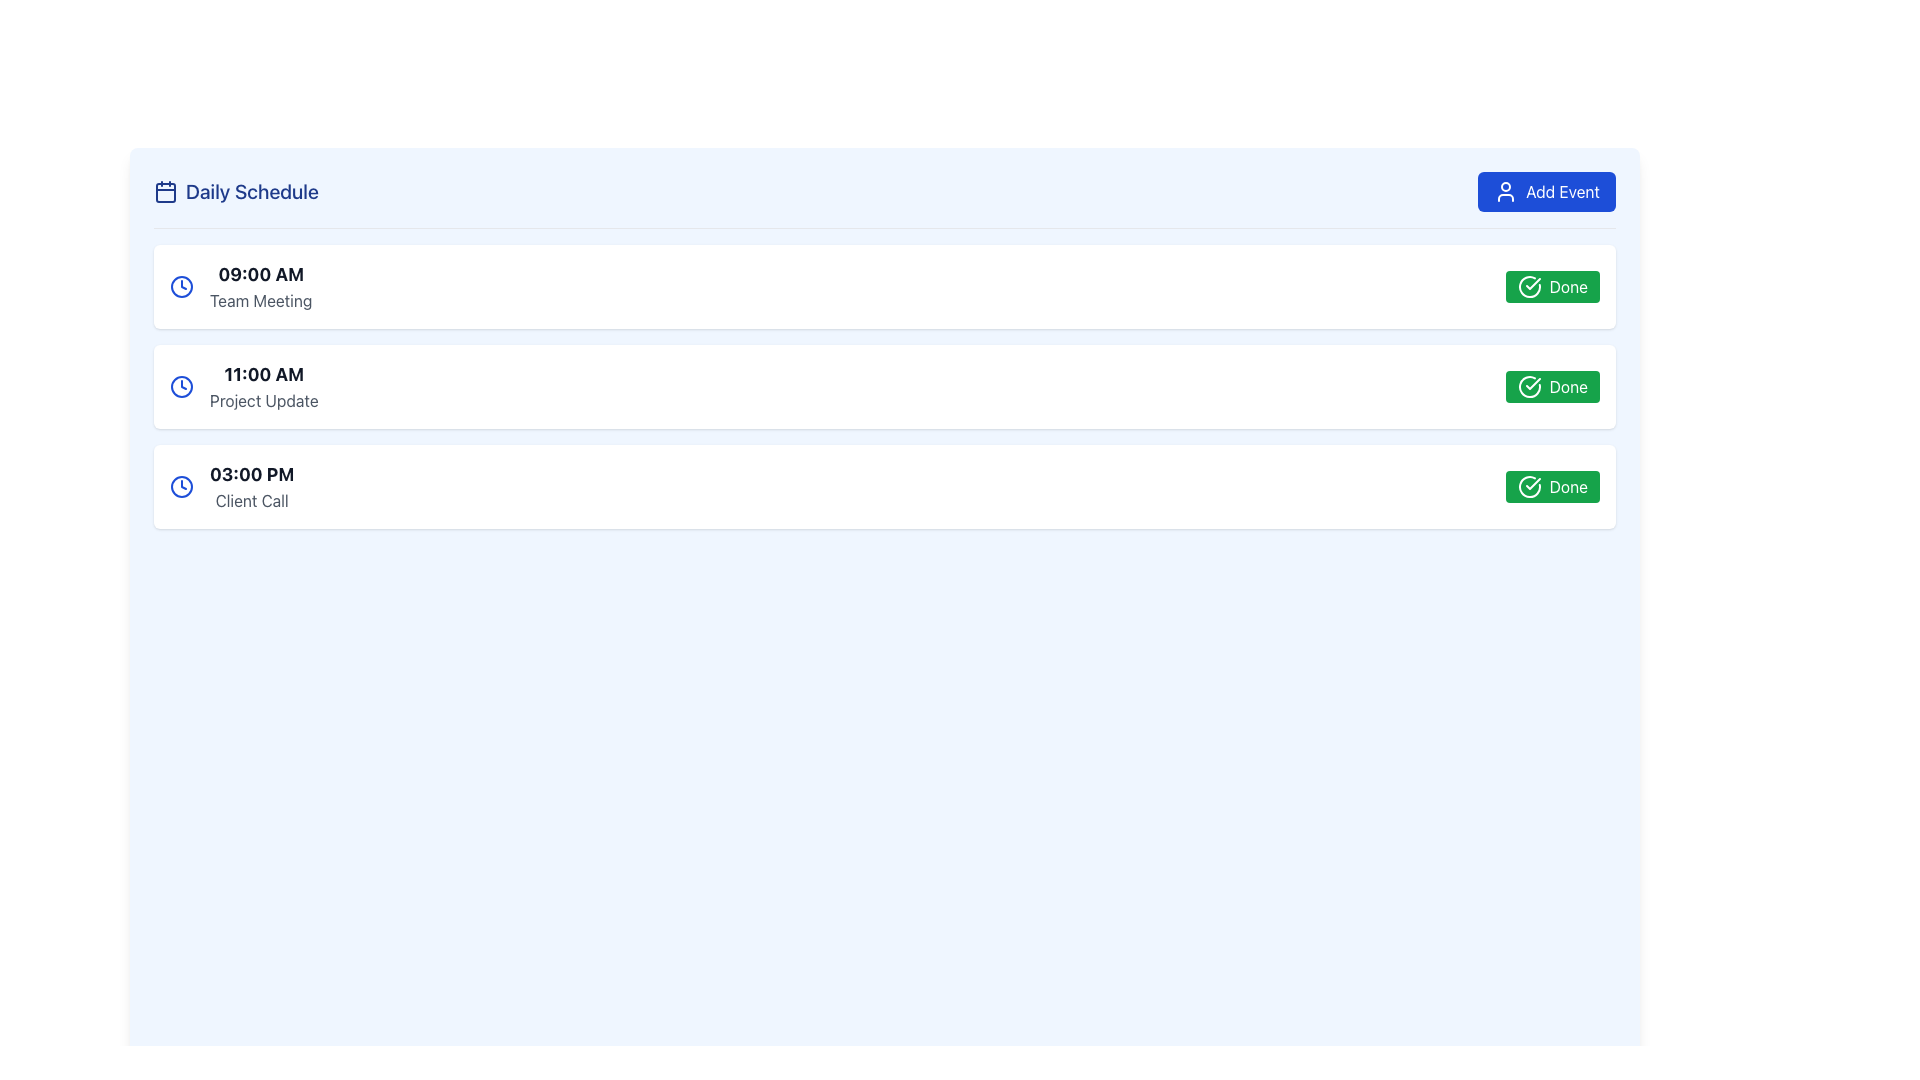 The image size is (1920, 1080). Describe the element at coordinates (166, 192) in the screenshot. I see `the calendar icon that visually represents the schedule, located in the heading section preceding the 'Daily Schedule' text` at that location.